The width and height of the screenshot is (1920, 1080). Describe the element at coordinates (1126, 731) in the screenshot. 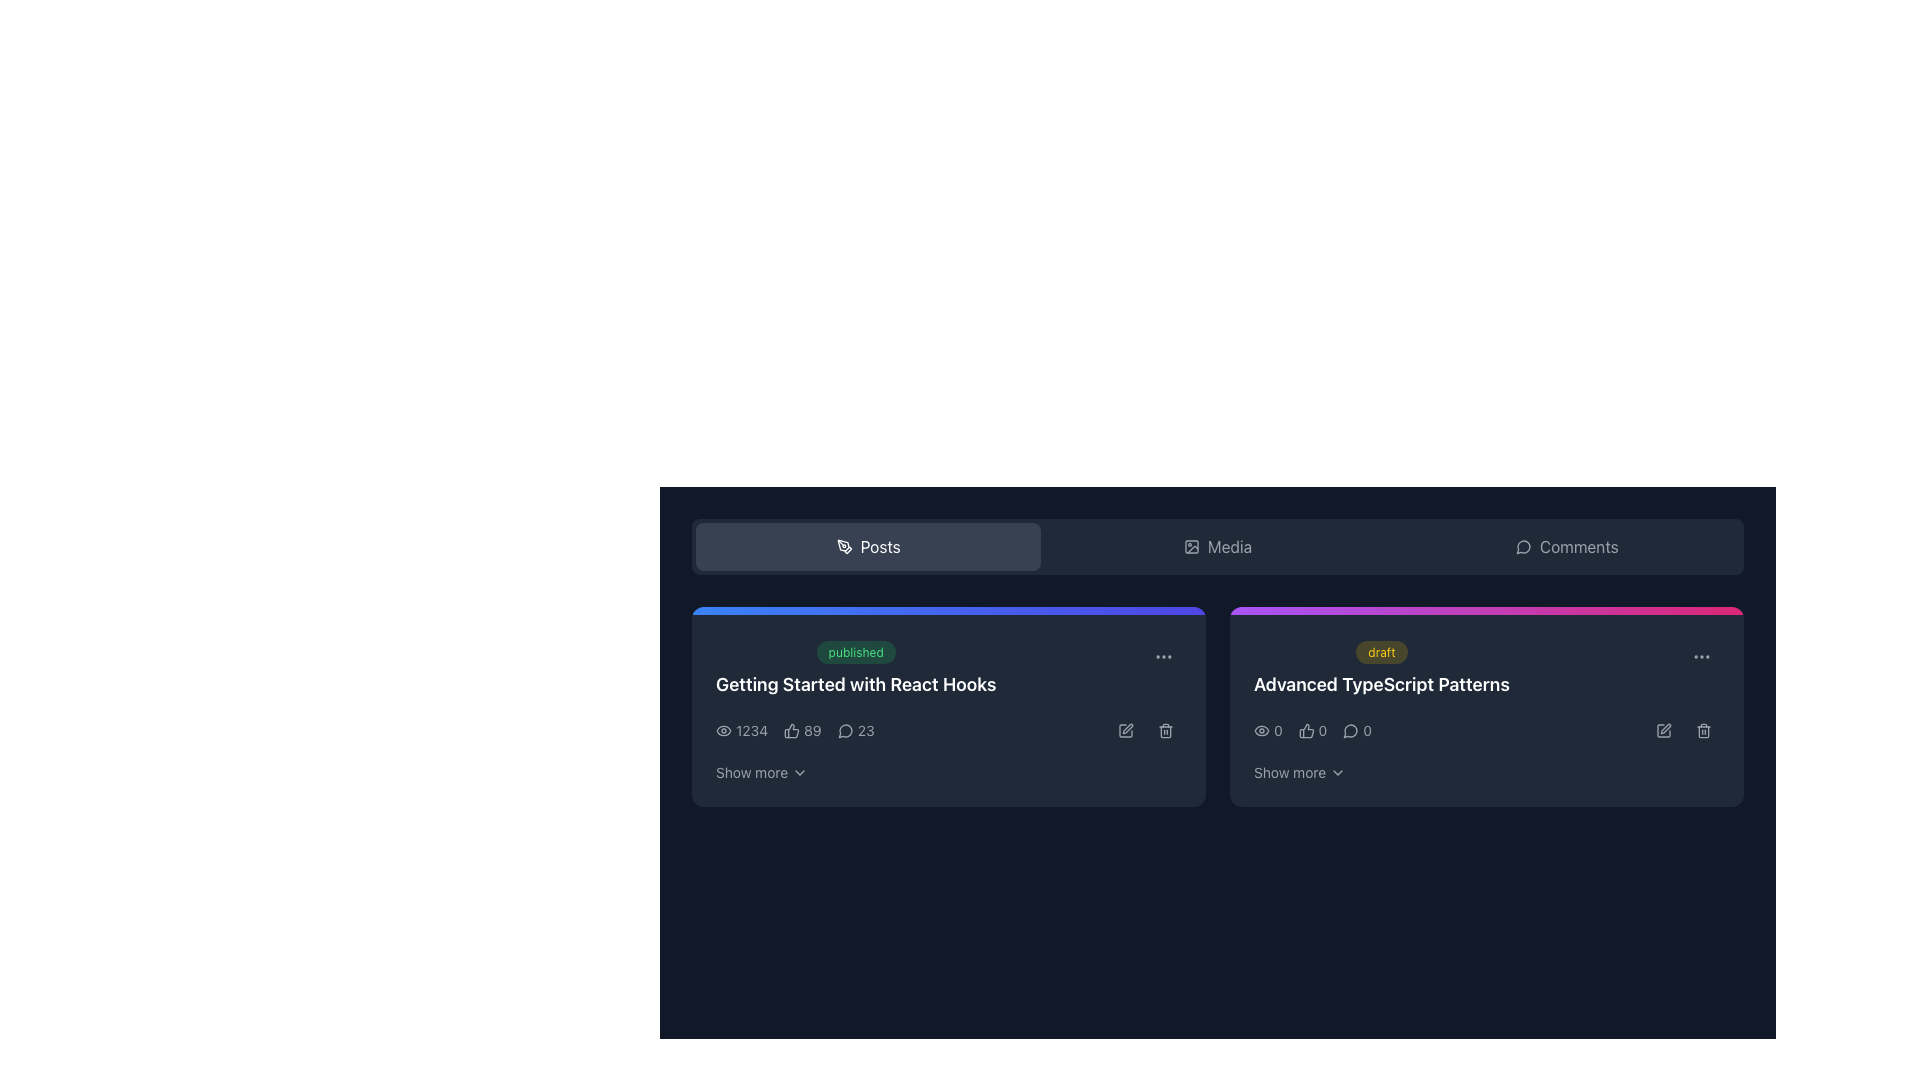

I see `the edit button with an icon located in the bottom-right corner of the first post card` at that location.